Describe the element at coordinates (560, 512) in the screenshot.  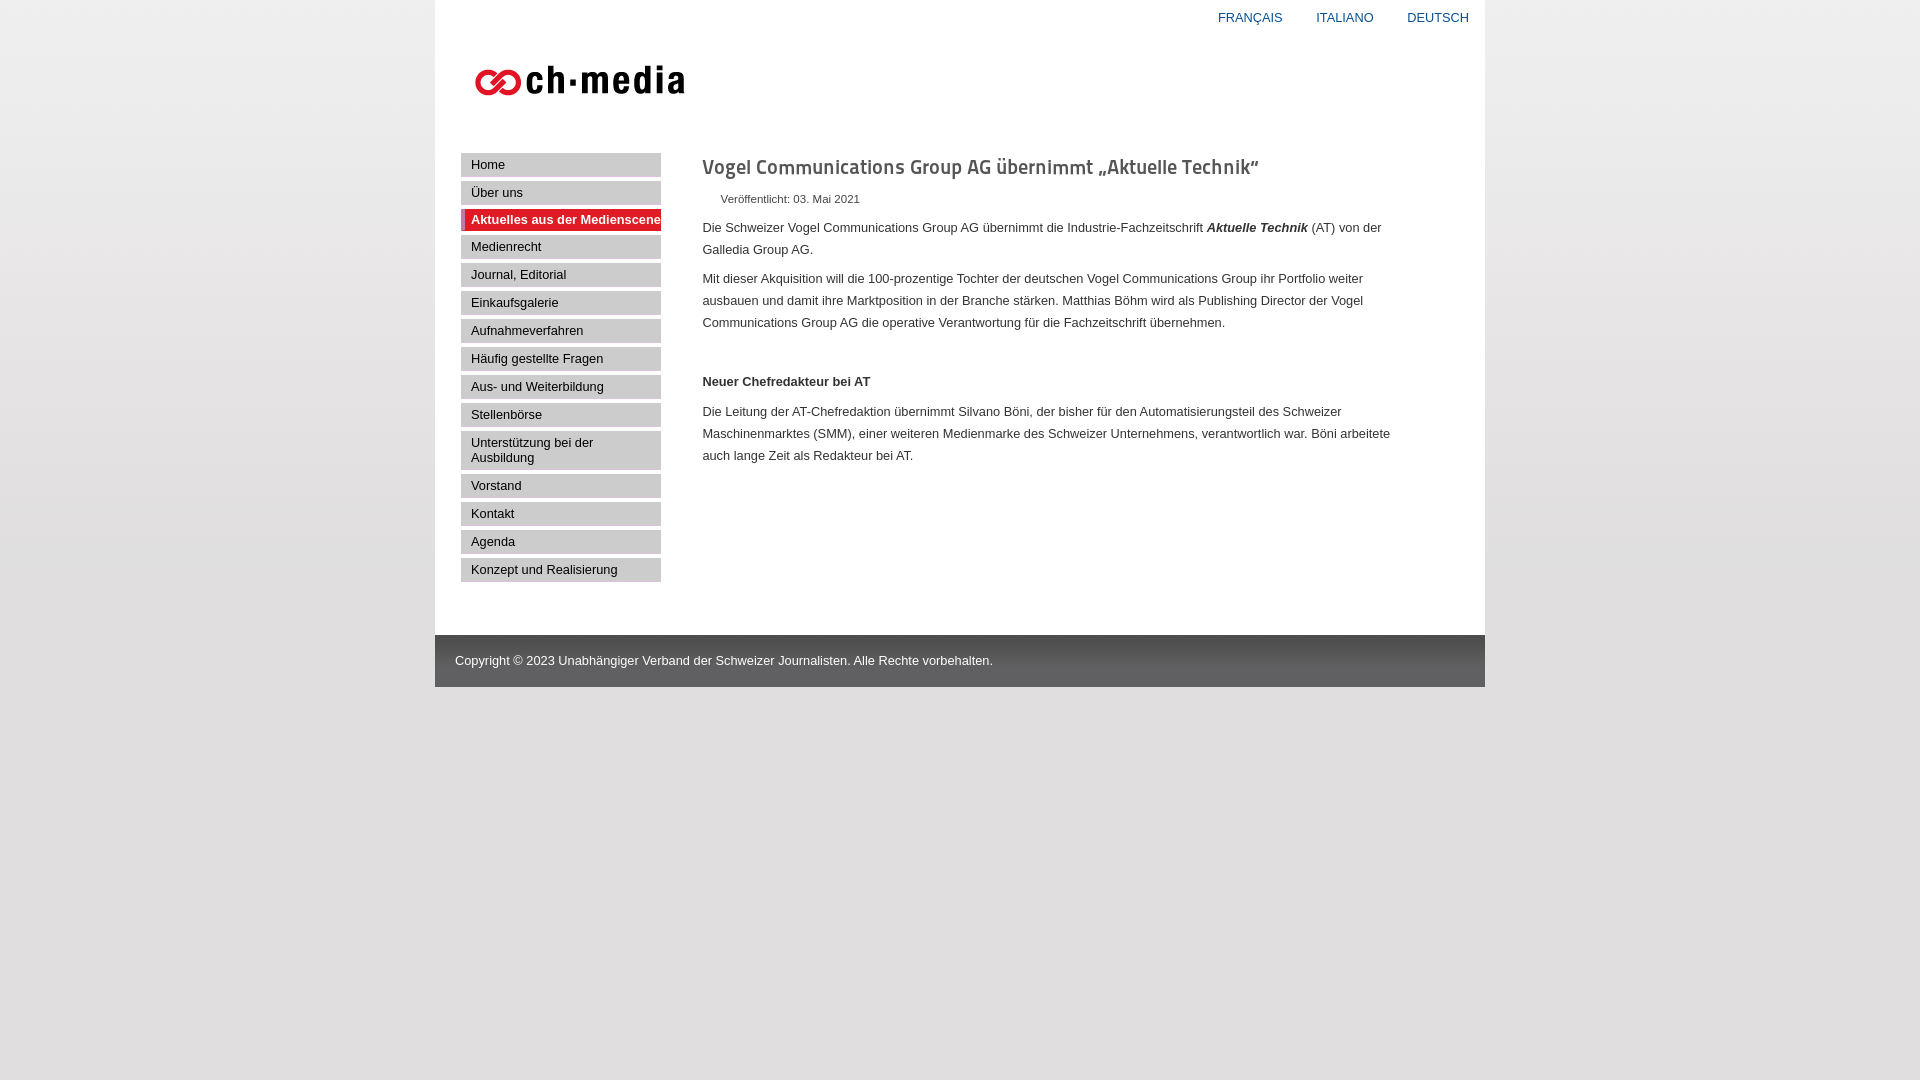
I see `'Kontakt'` at that location.